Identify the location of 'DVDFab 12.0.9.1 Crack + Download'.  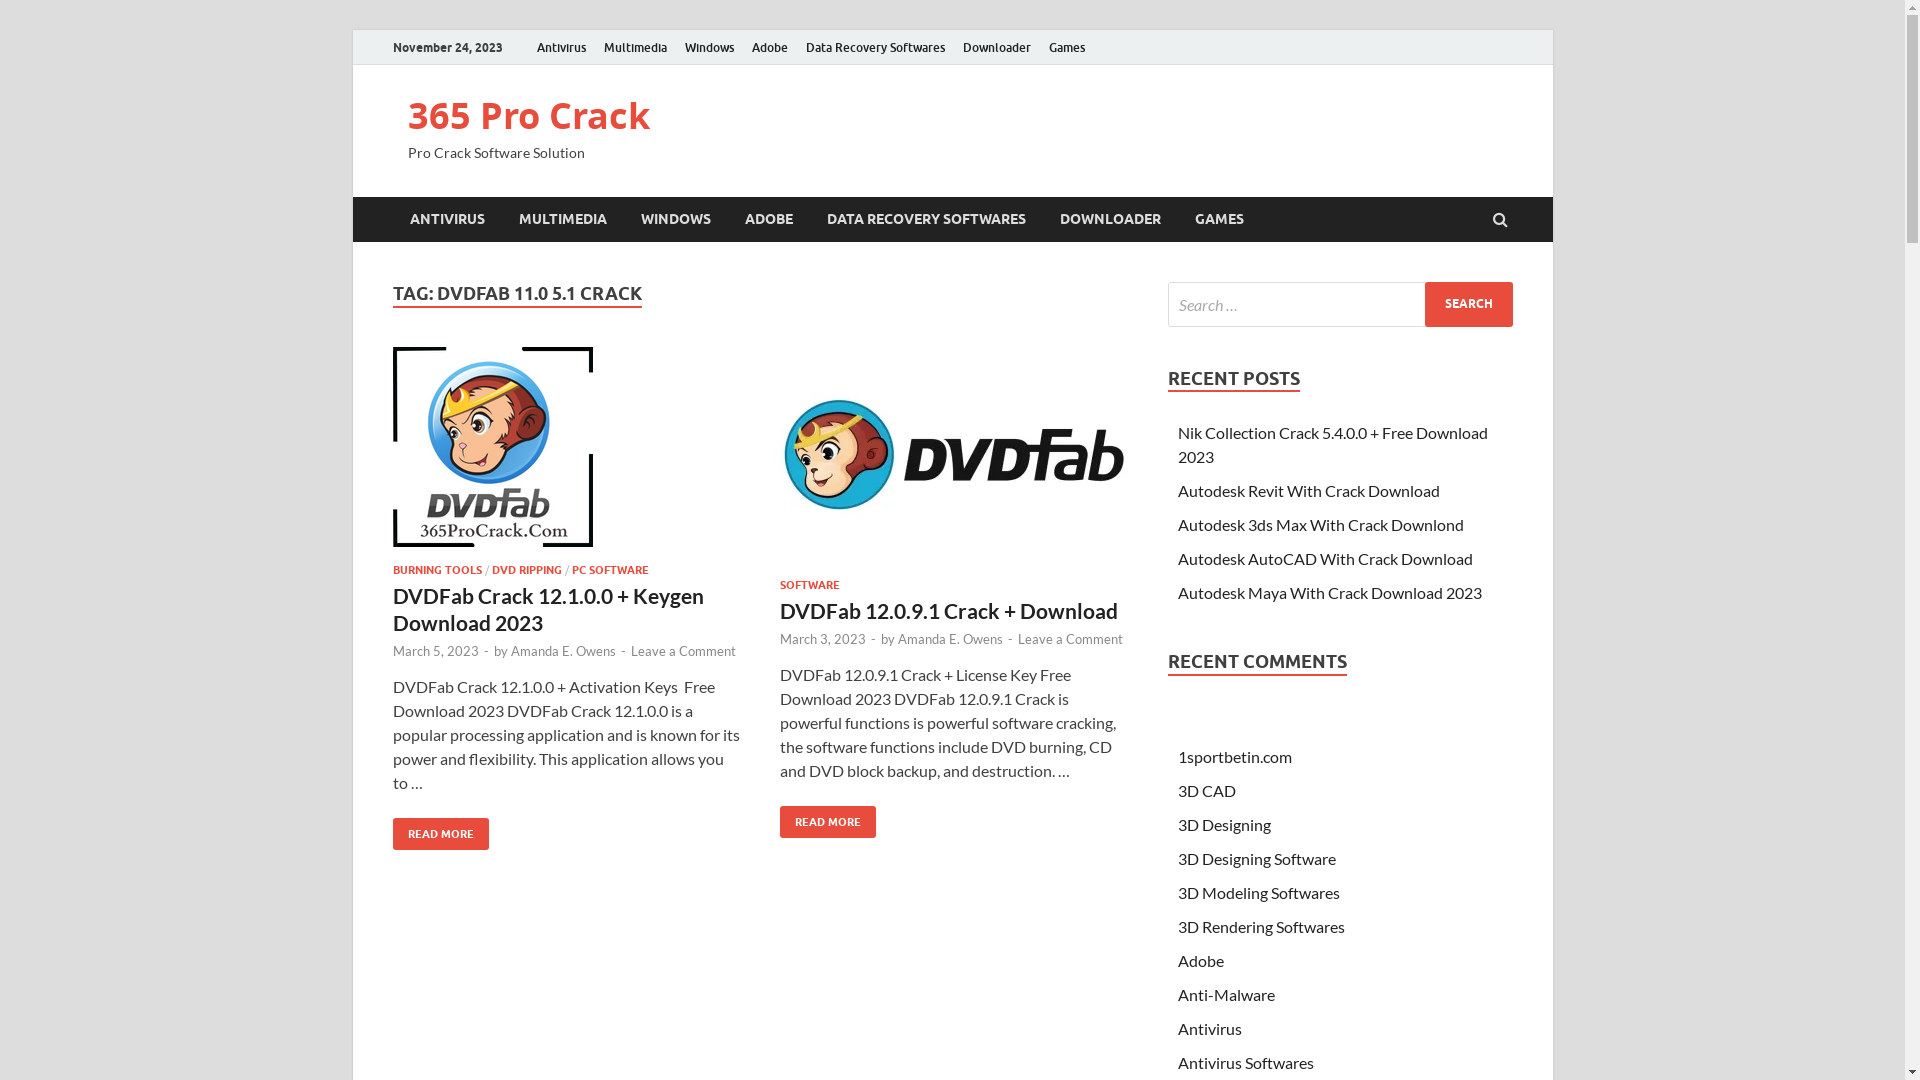
(948, 609).